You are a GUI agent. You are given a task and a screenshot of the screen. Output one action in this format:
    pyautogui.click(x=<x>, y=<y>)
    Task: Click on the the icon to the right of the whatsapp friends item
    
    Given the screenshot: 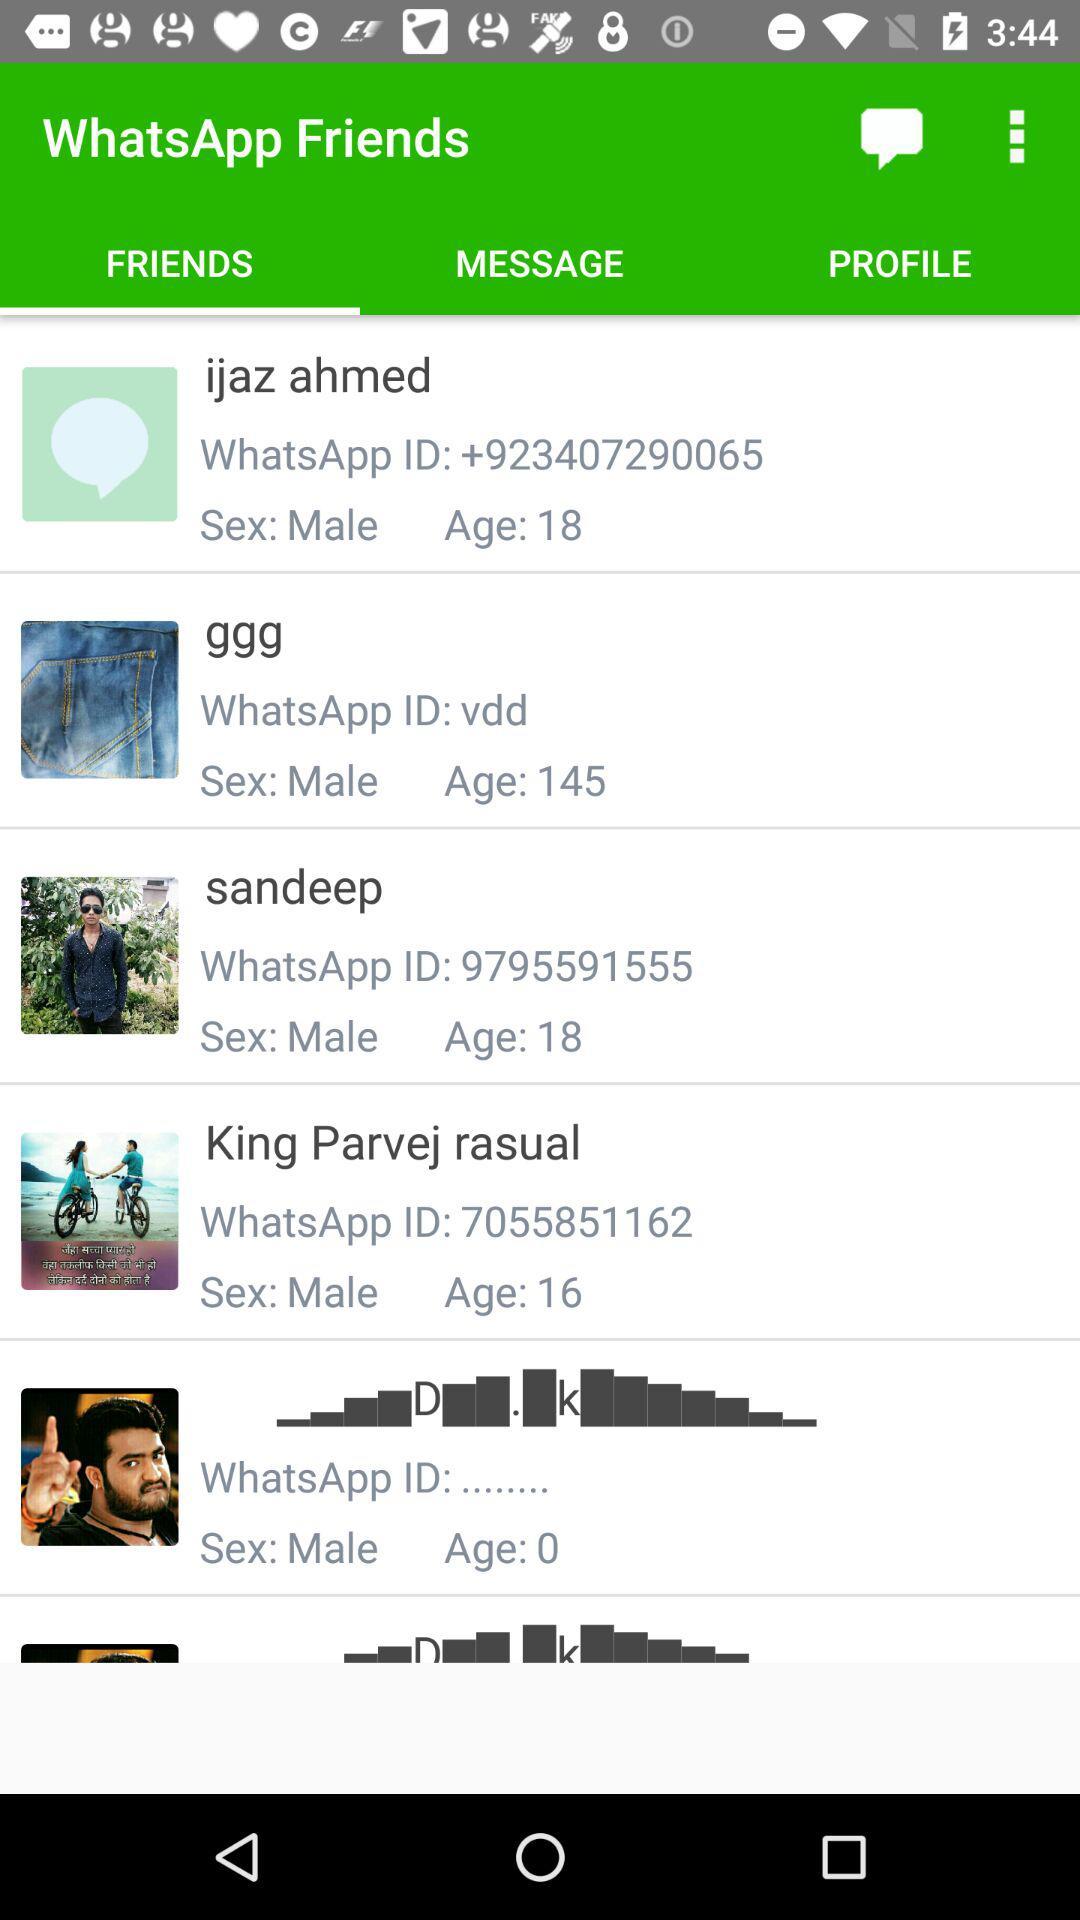 What is the action you would take?
    pyautogui.click(x=890, y=135)
    